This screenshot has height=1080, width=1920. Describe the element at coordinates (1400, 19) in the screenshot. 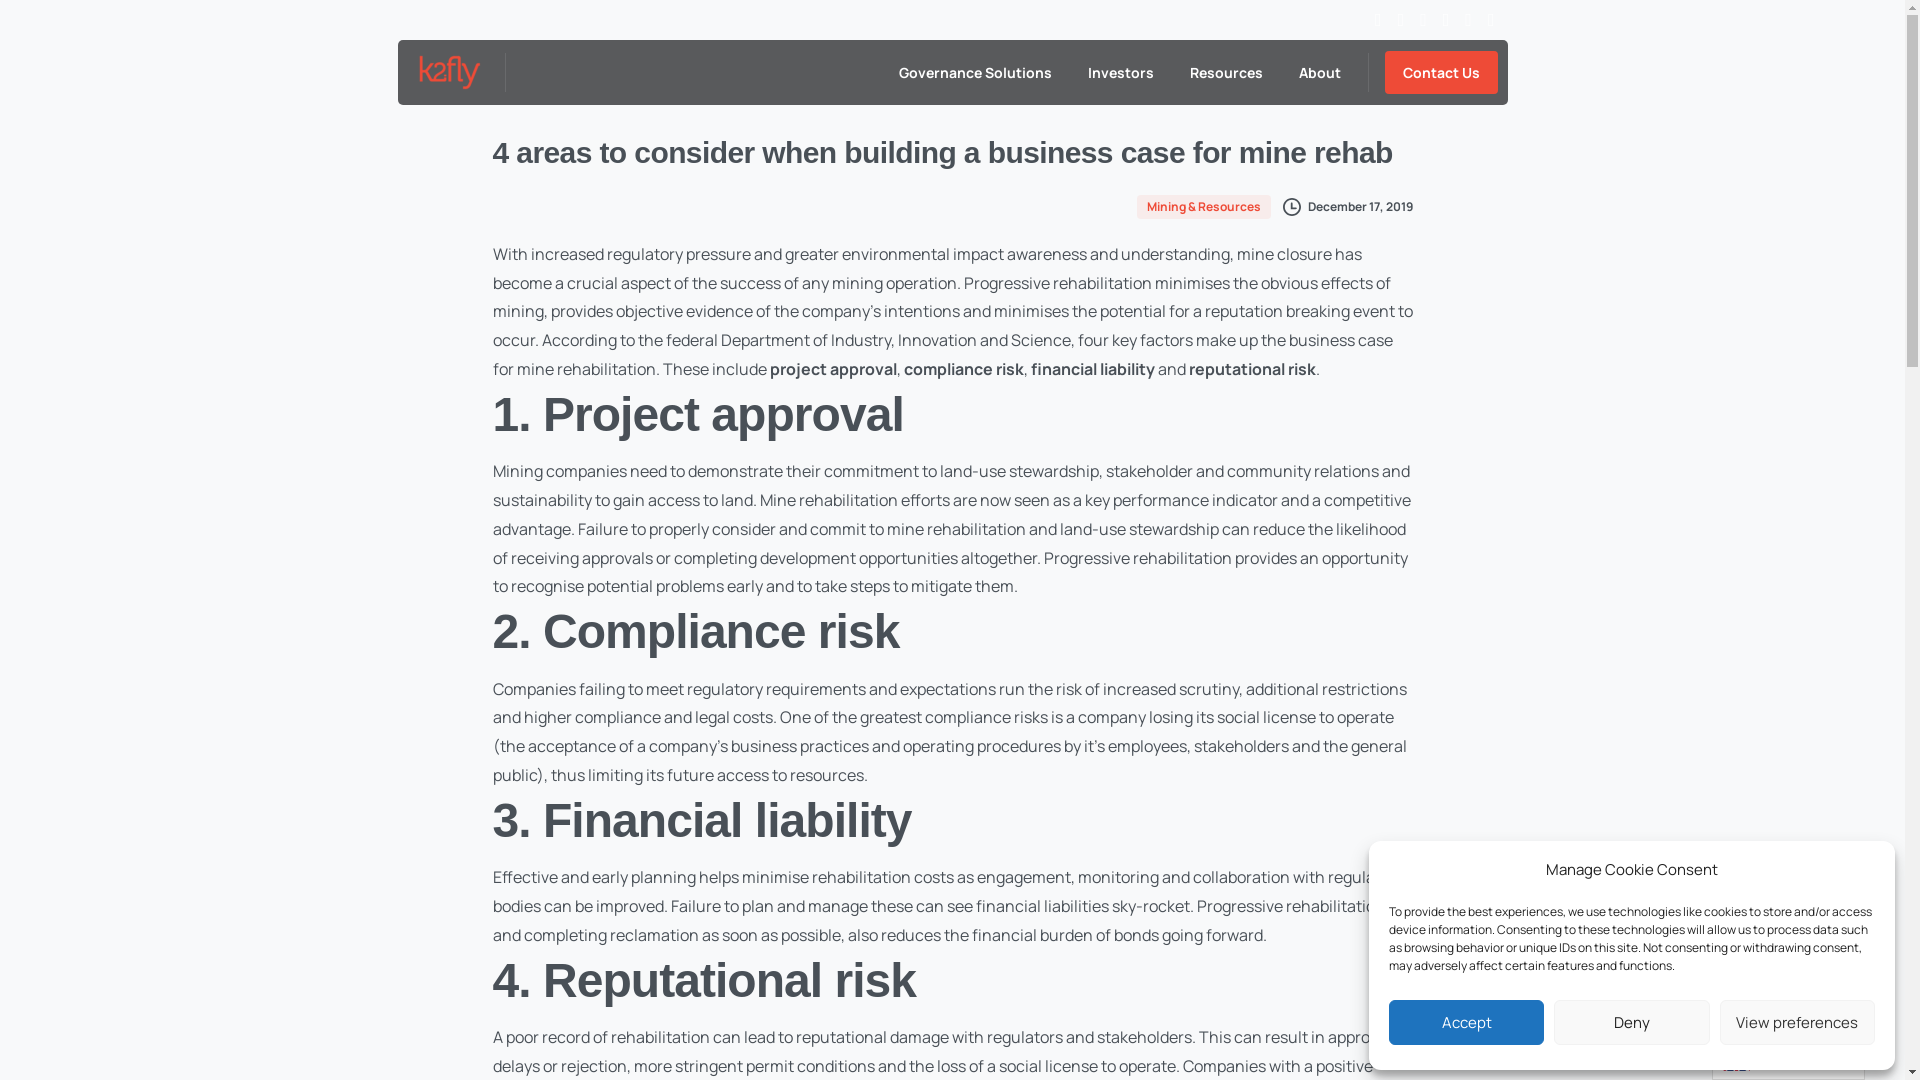

I see `'twitter'` at that location.